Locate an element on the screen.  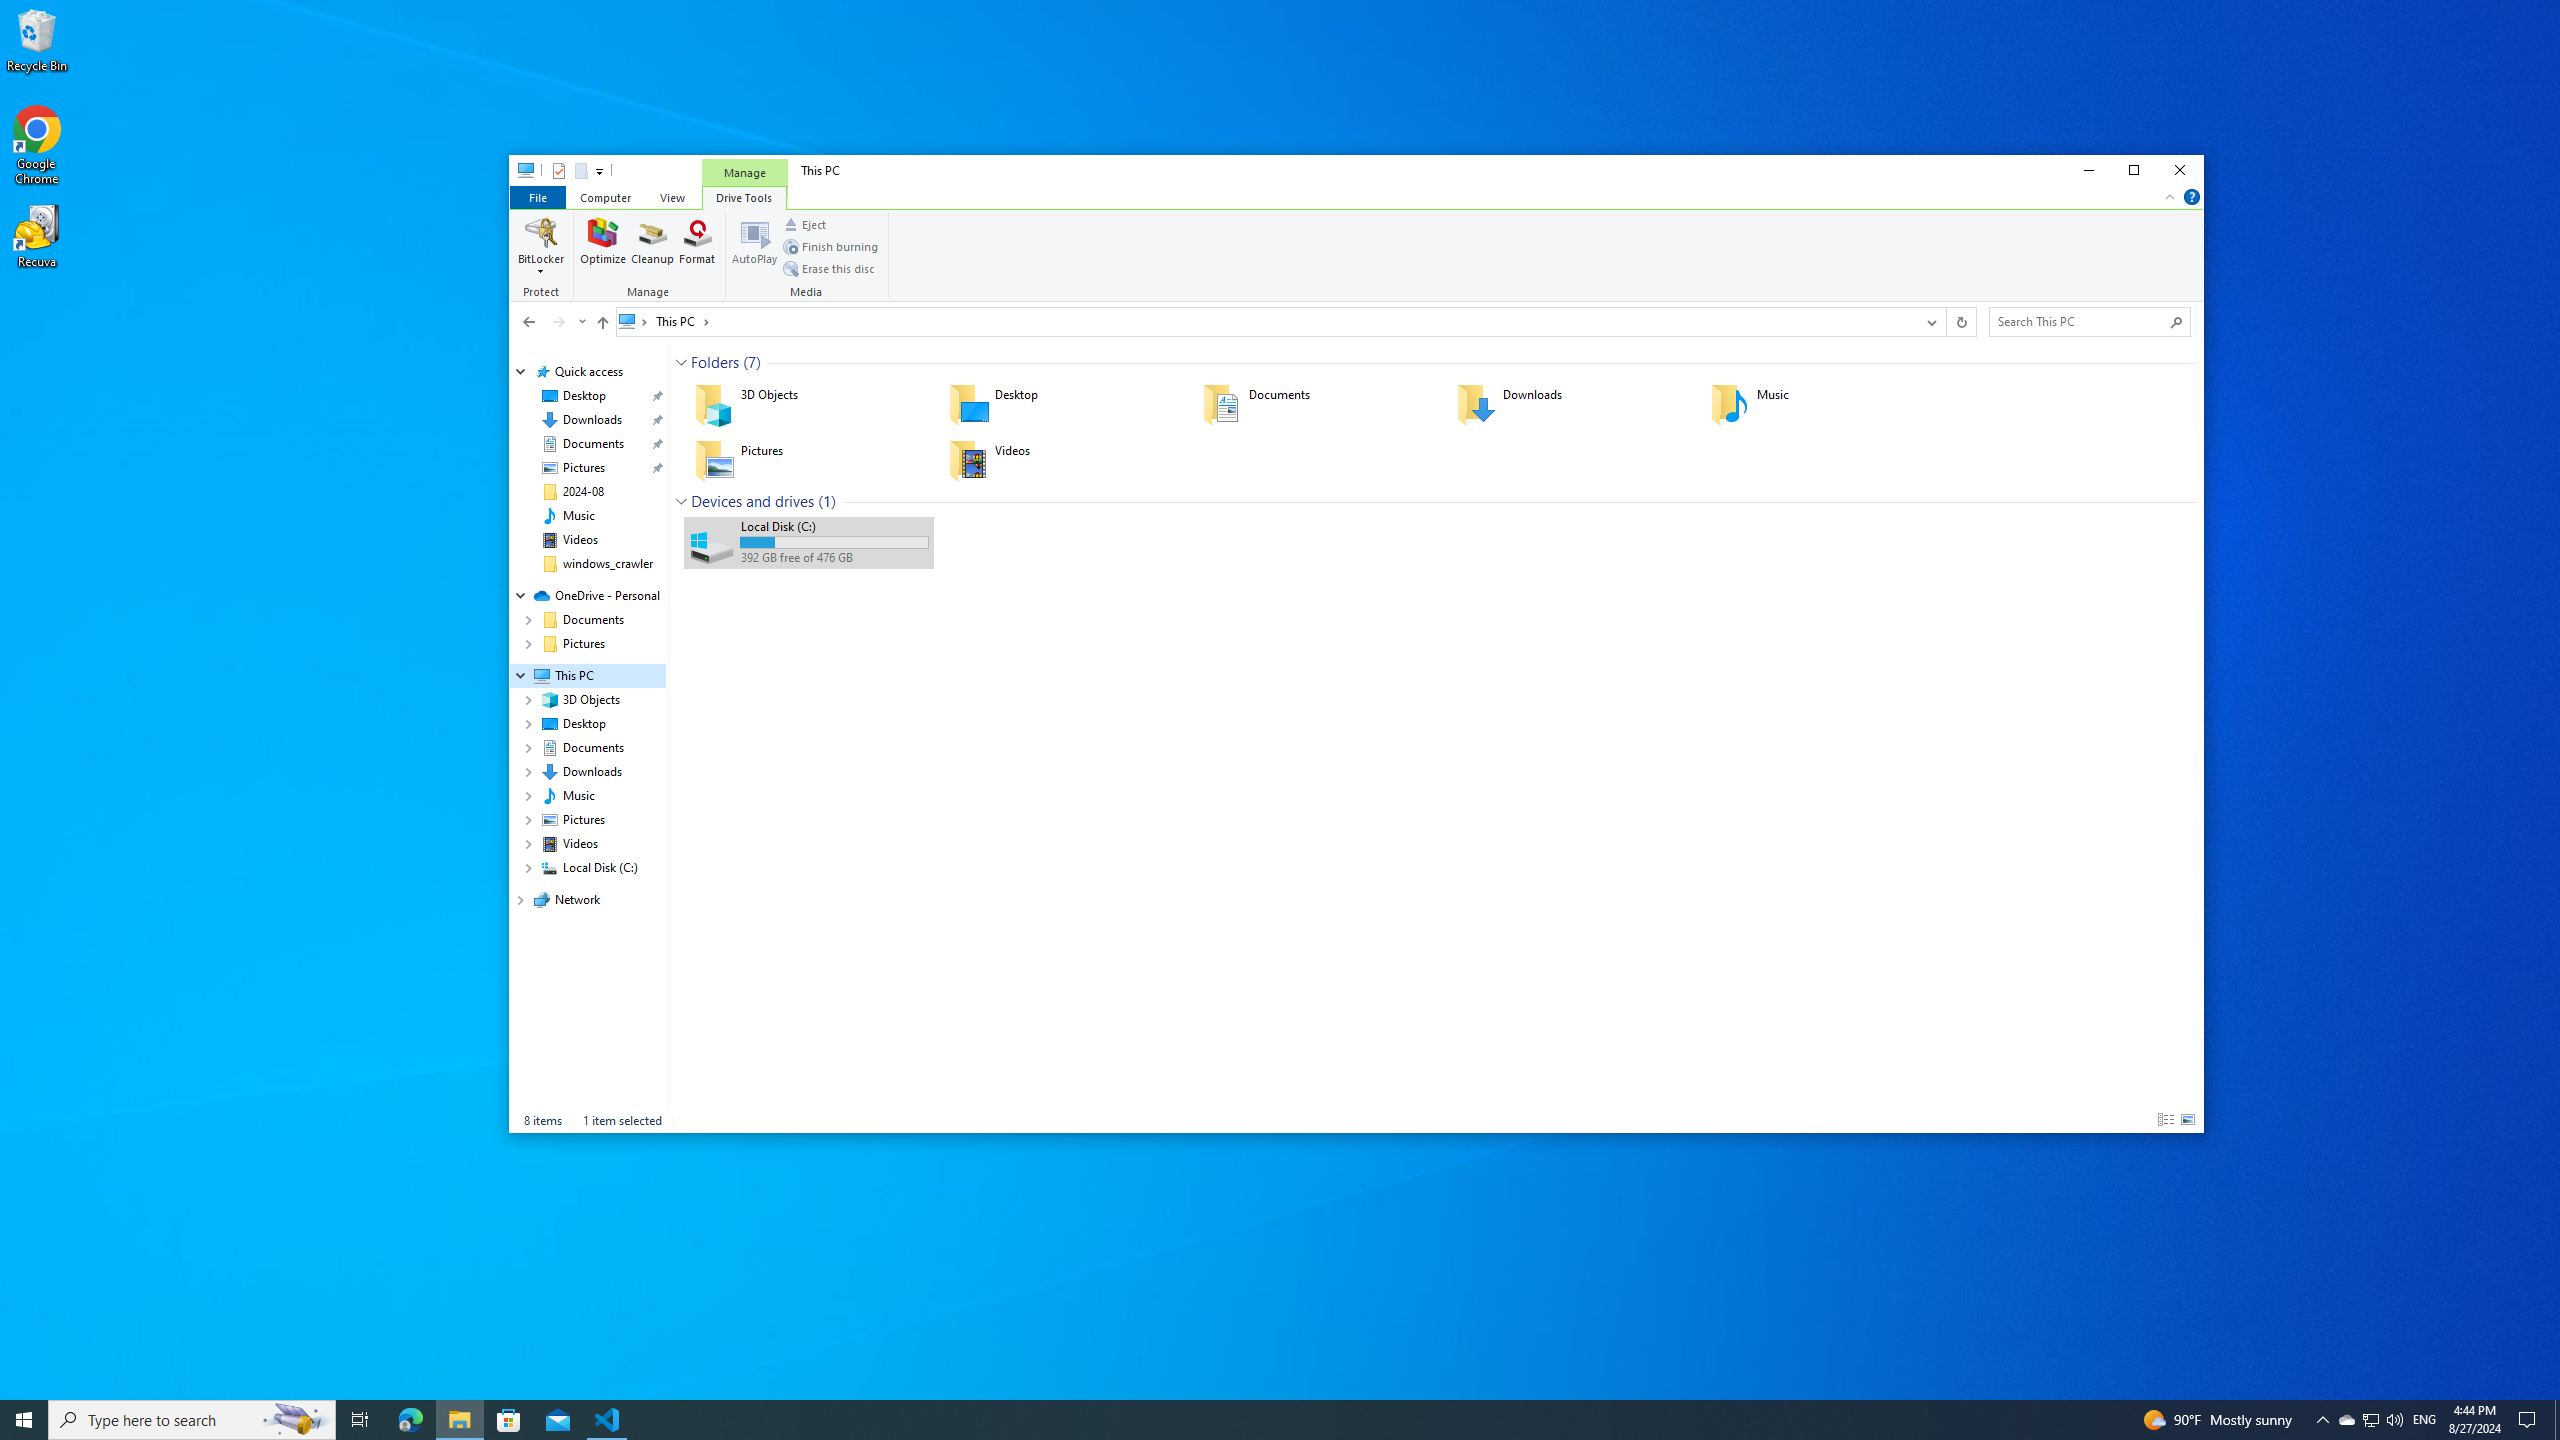
'File tab' is located at coordinates (537, 196).